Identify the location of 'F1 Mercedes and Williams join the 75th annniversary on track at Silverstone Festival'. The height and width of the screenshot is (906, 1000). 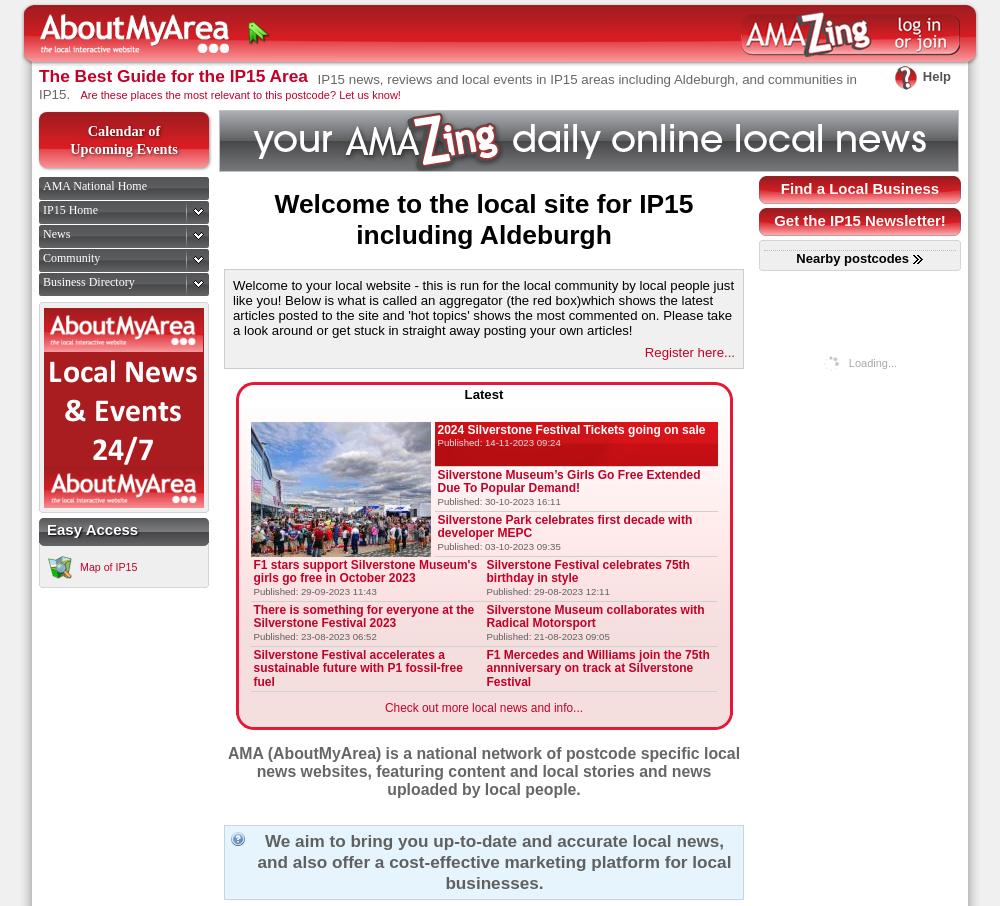
(596, 666).